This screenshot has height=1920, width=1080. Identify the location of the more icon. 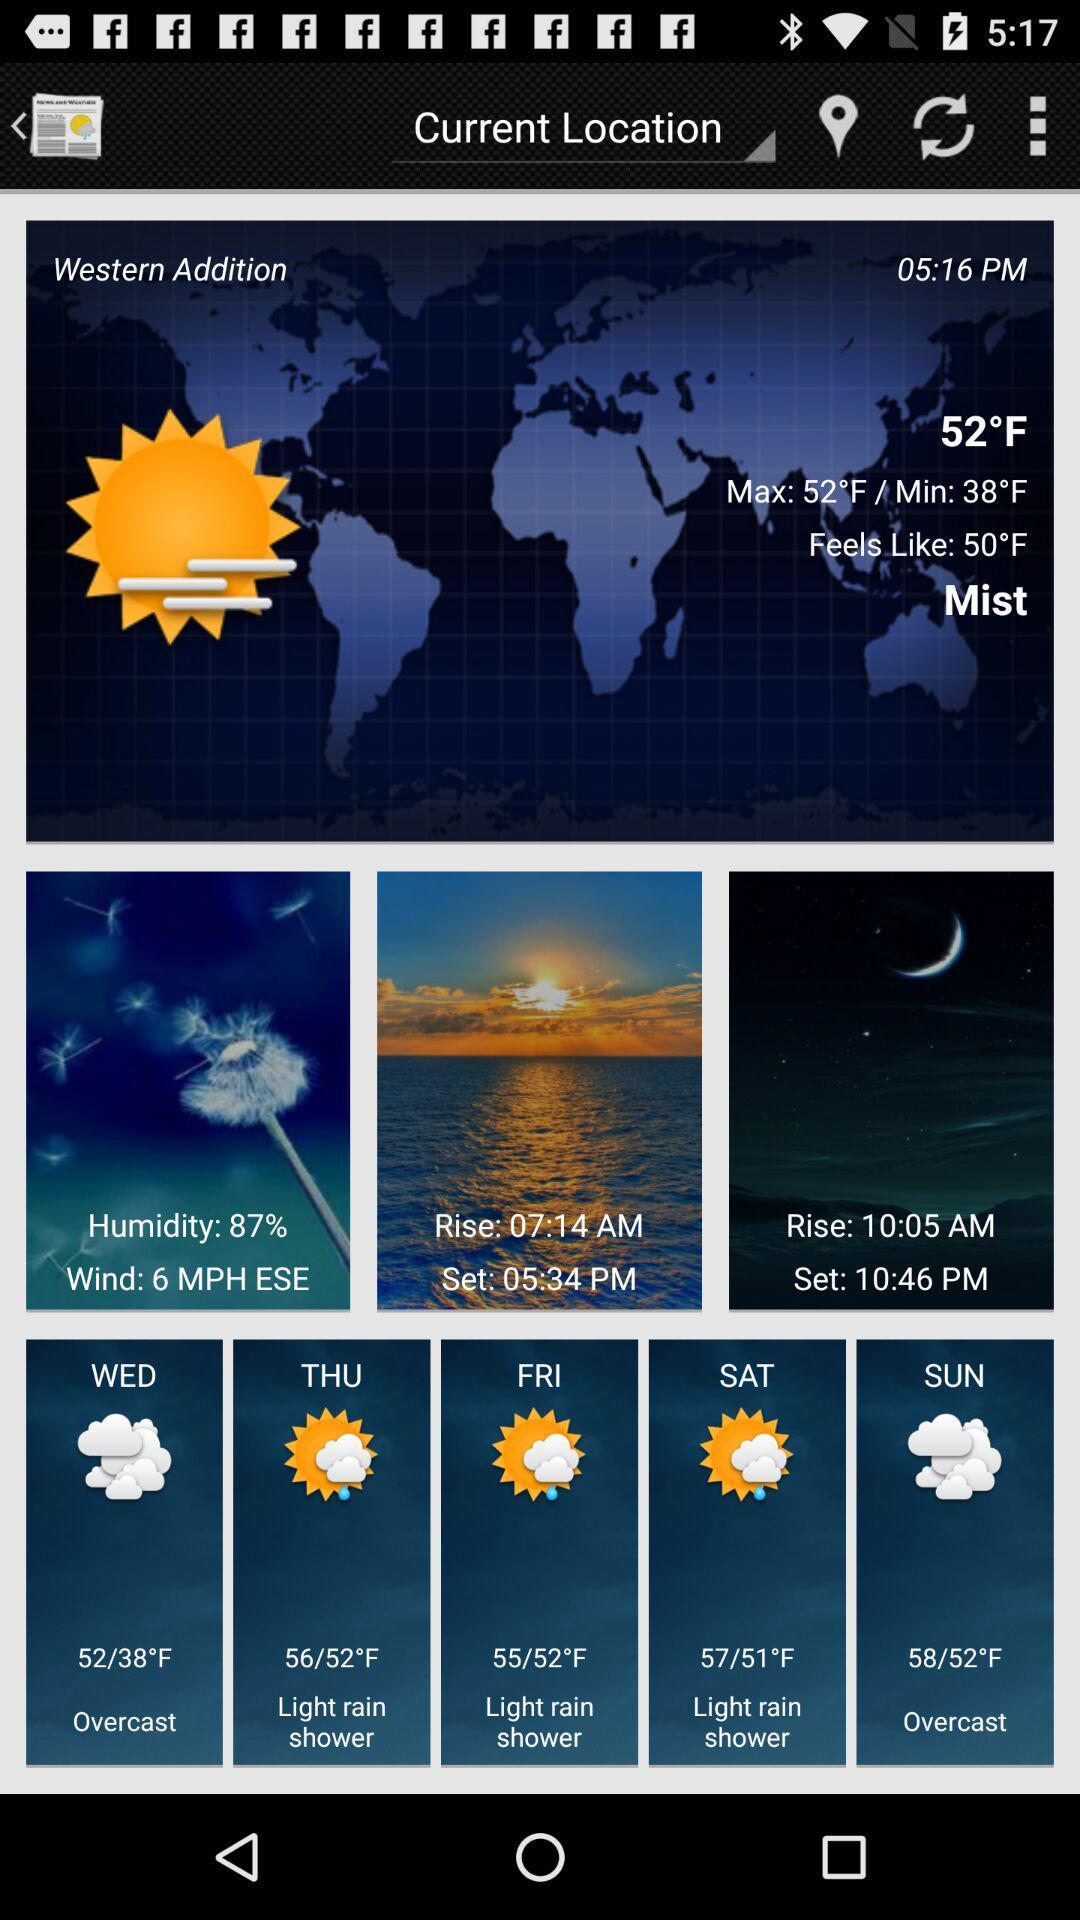
(1036, 133).